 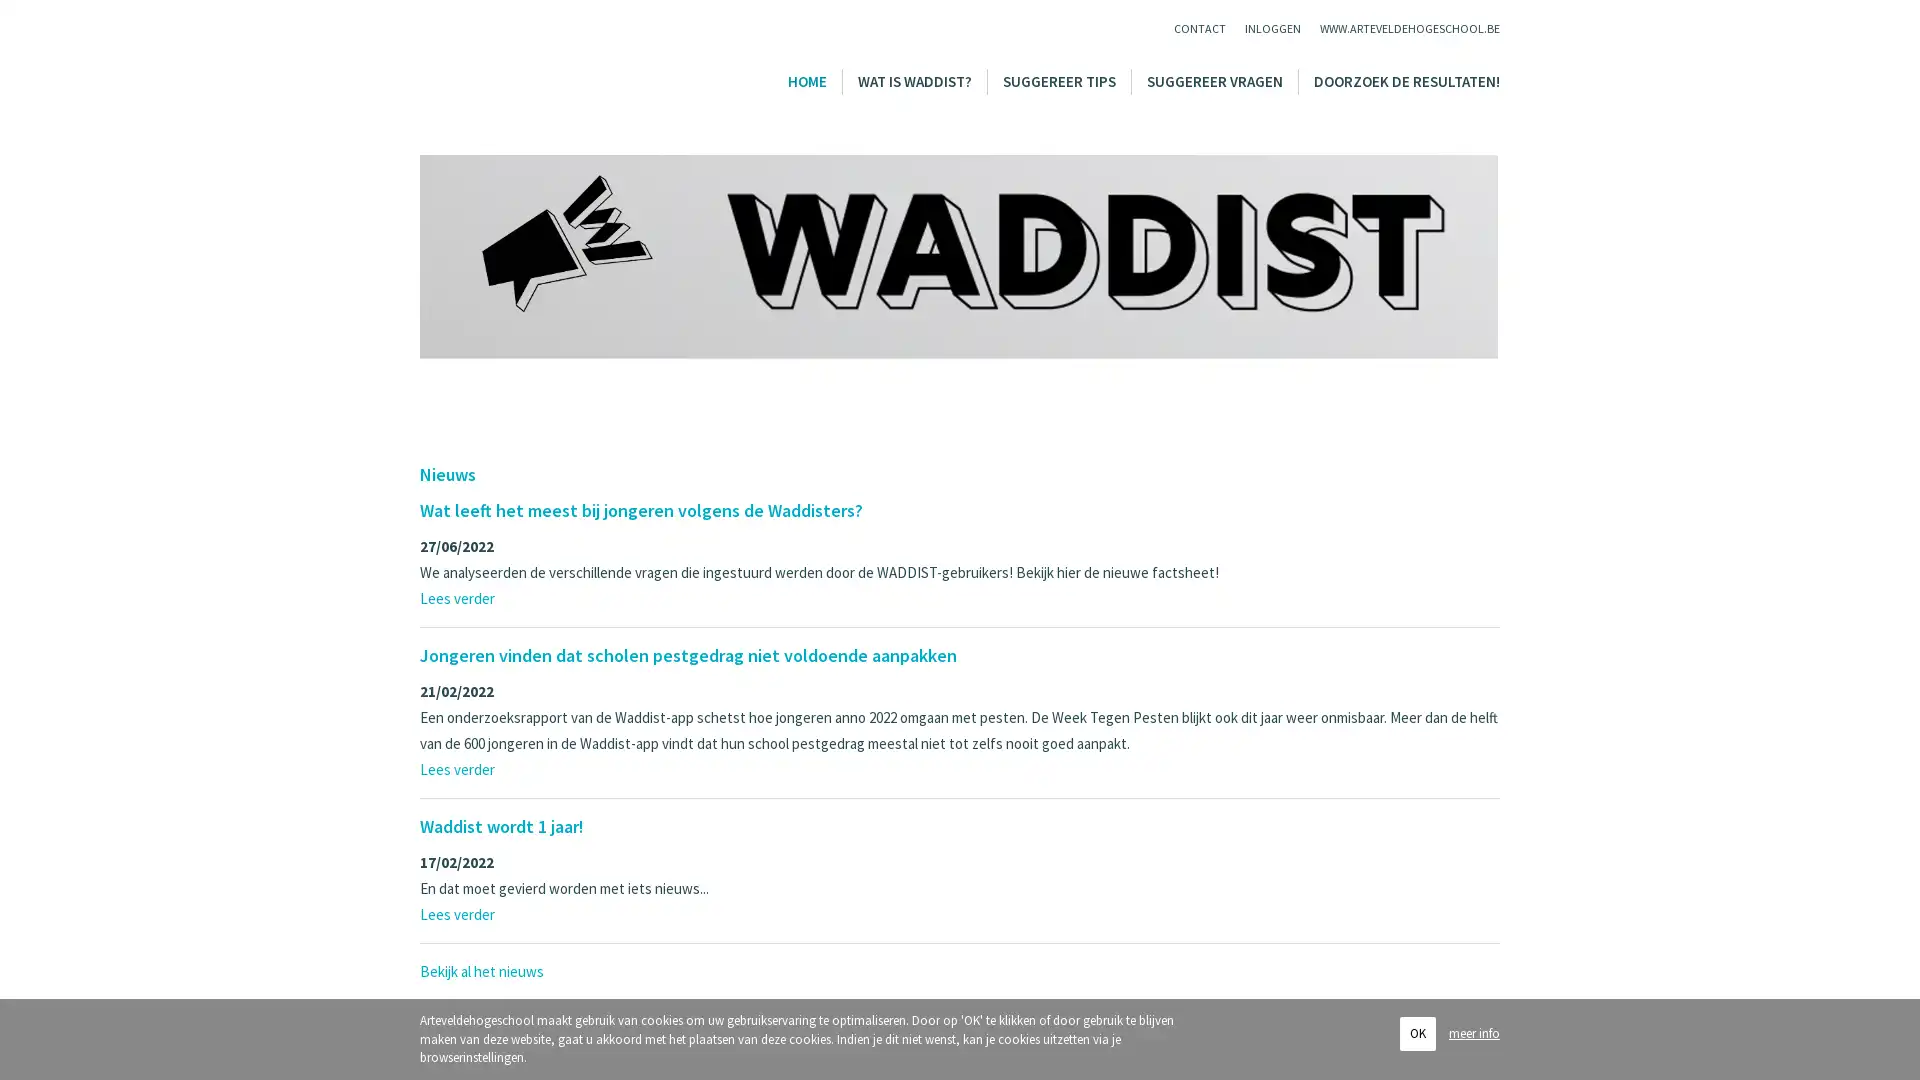 What do you see at coordinates (1416, 1033) in the screenshot?
I see `OK` at bounding box center [1416, 1033].